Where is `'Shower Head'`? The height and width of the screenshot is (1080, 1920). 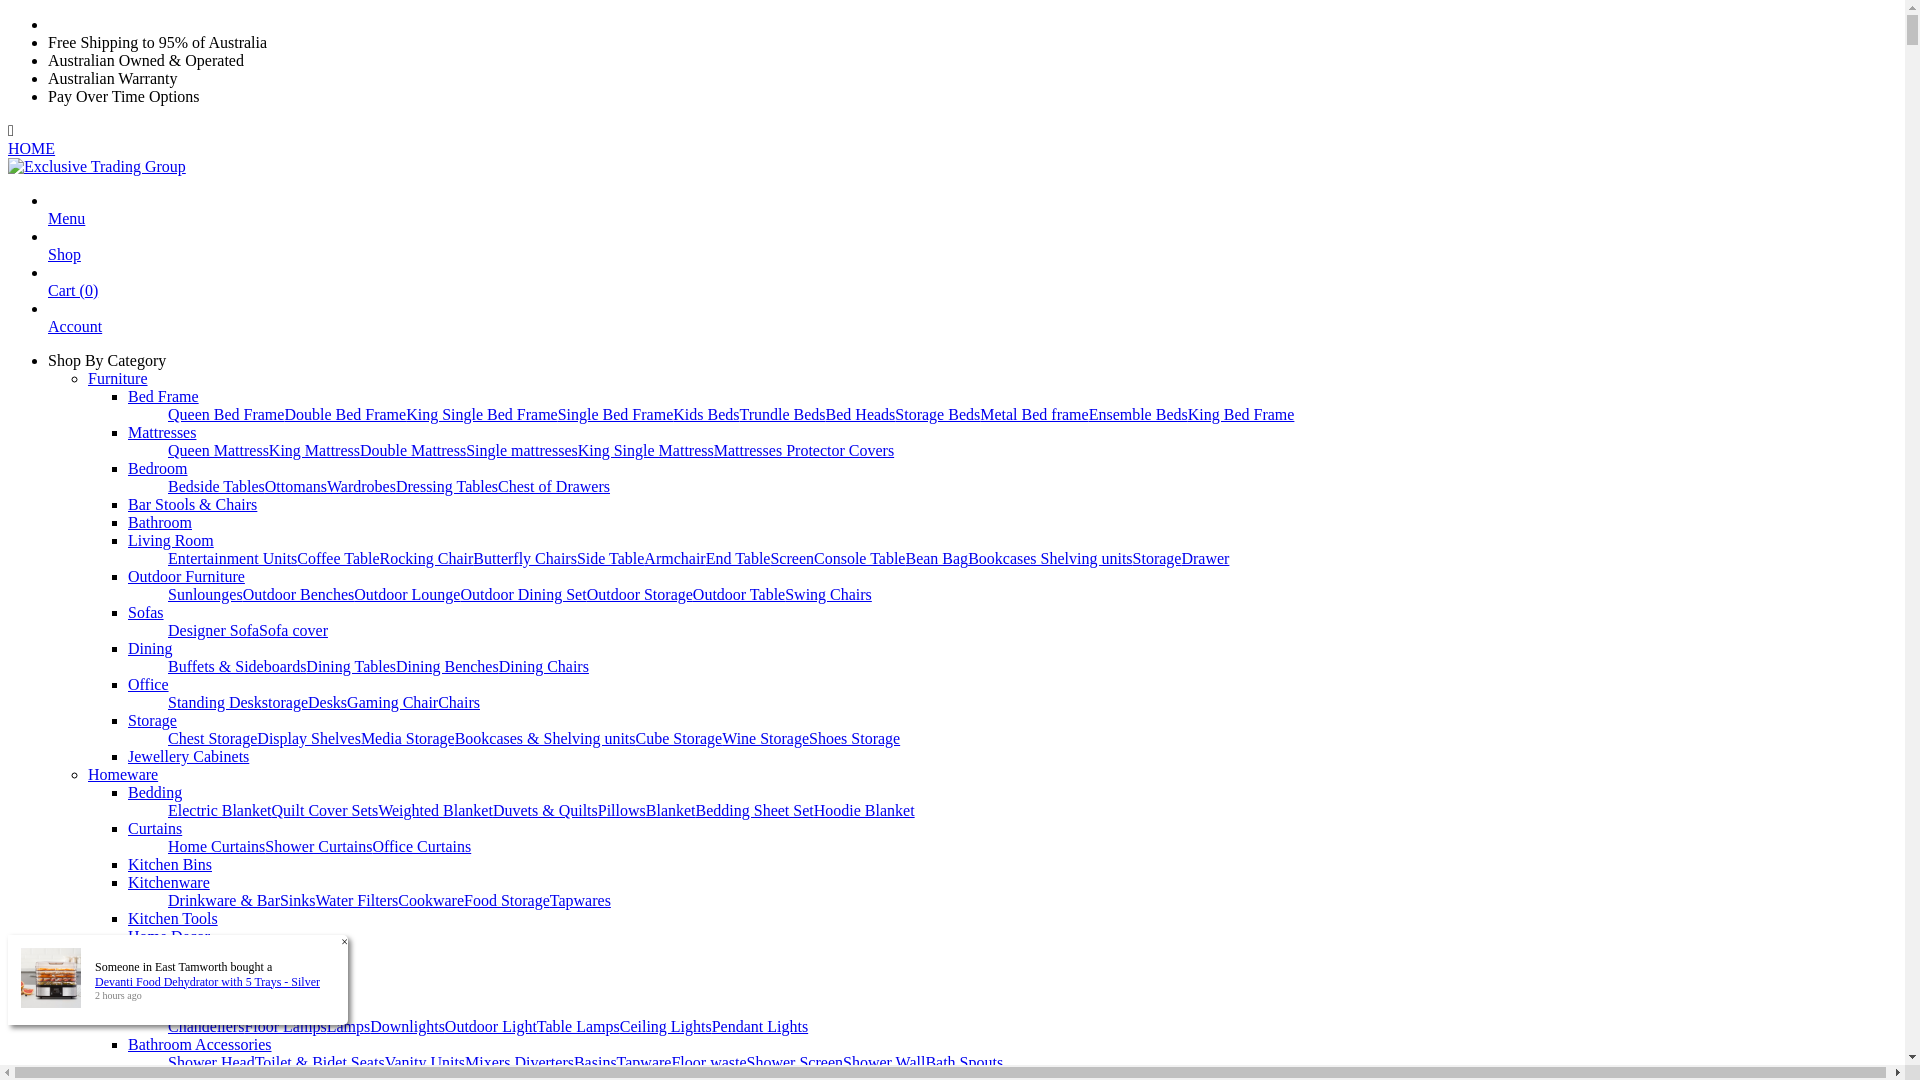
'Shower Head' is located at coordinates (168, 1061).